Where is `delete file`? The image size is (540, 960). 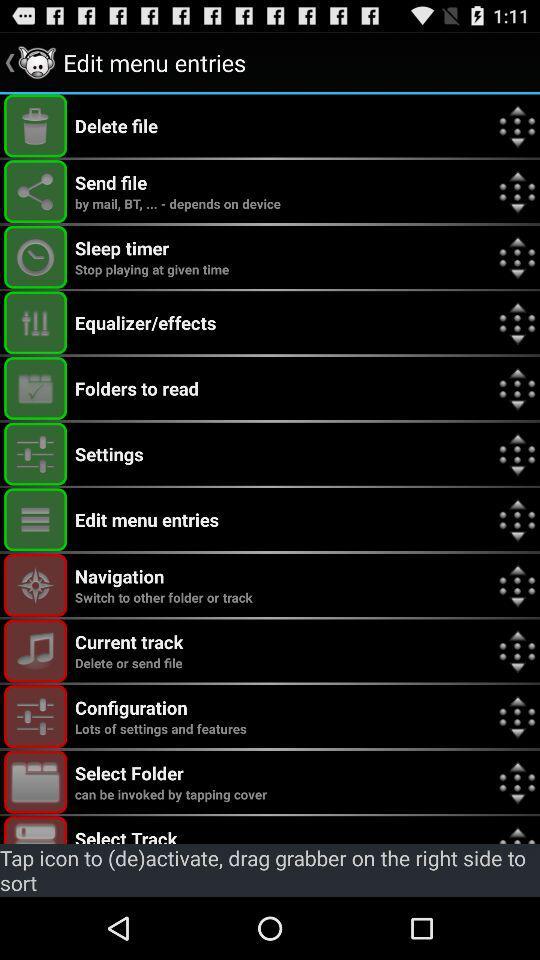
delete file is located at coordinates (35, 125).